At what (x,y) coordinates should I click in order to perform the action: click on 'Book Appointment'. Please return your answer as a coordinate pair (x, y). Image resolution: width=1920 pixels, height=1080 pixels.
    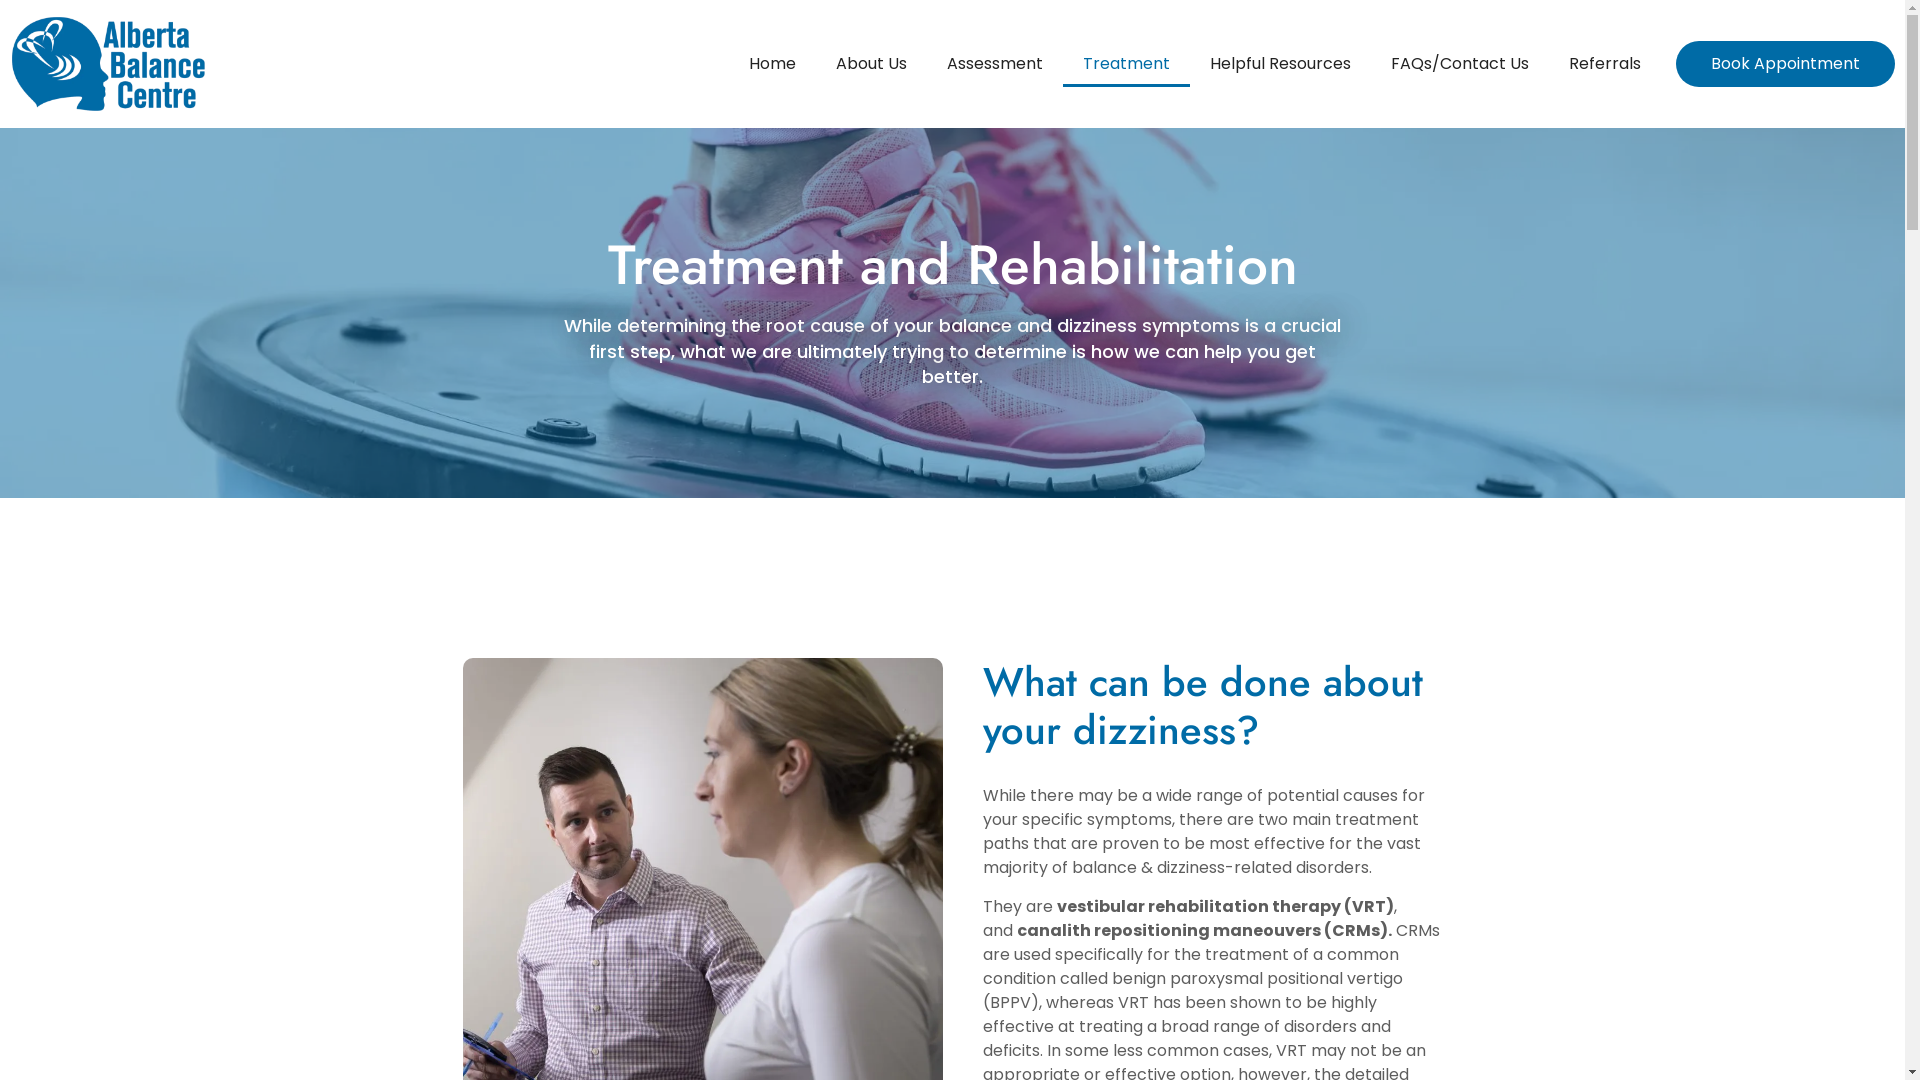
    Looking at the image, I should click on (1785, 63).